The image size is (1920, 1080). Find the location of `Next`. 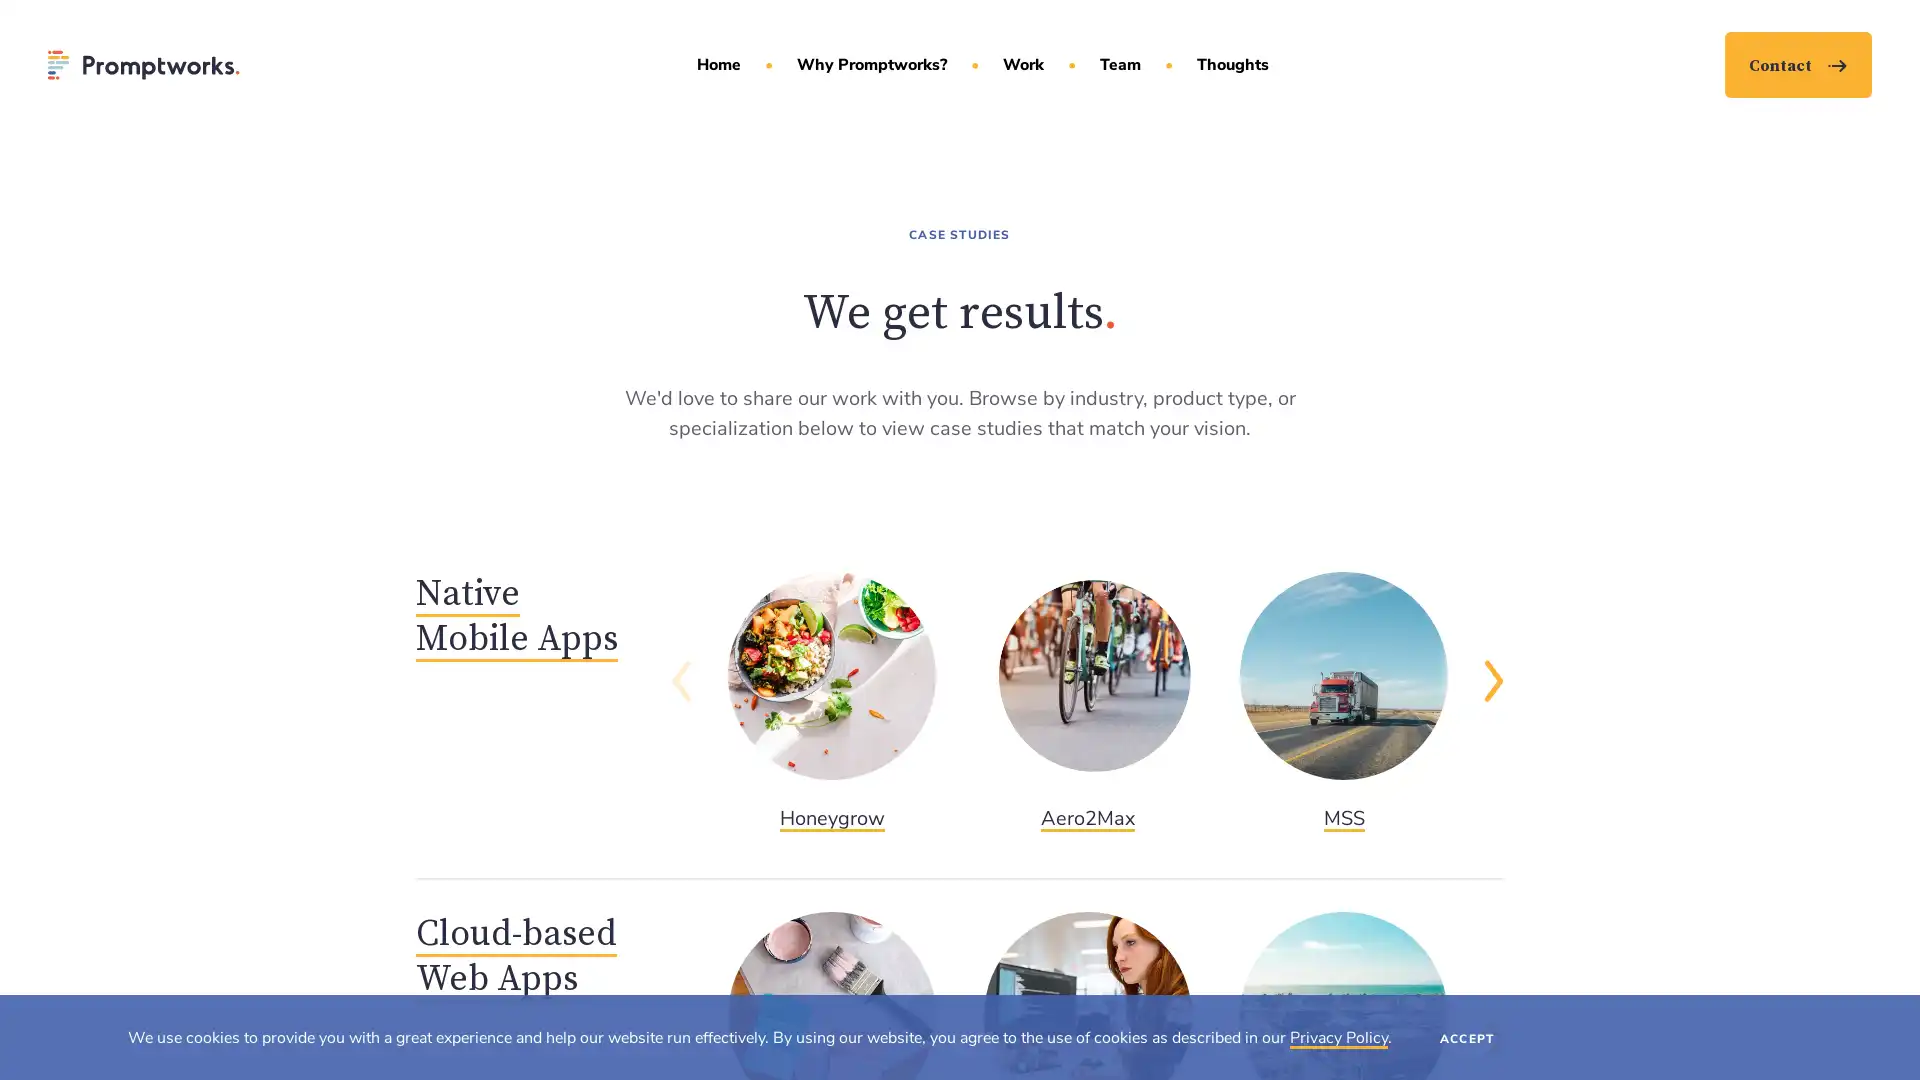

Next is located at coordinates (1493, 678).